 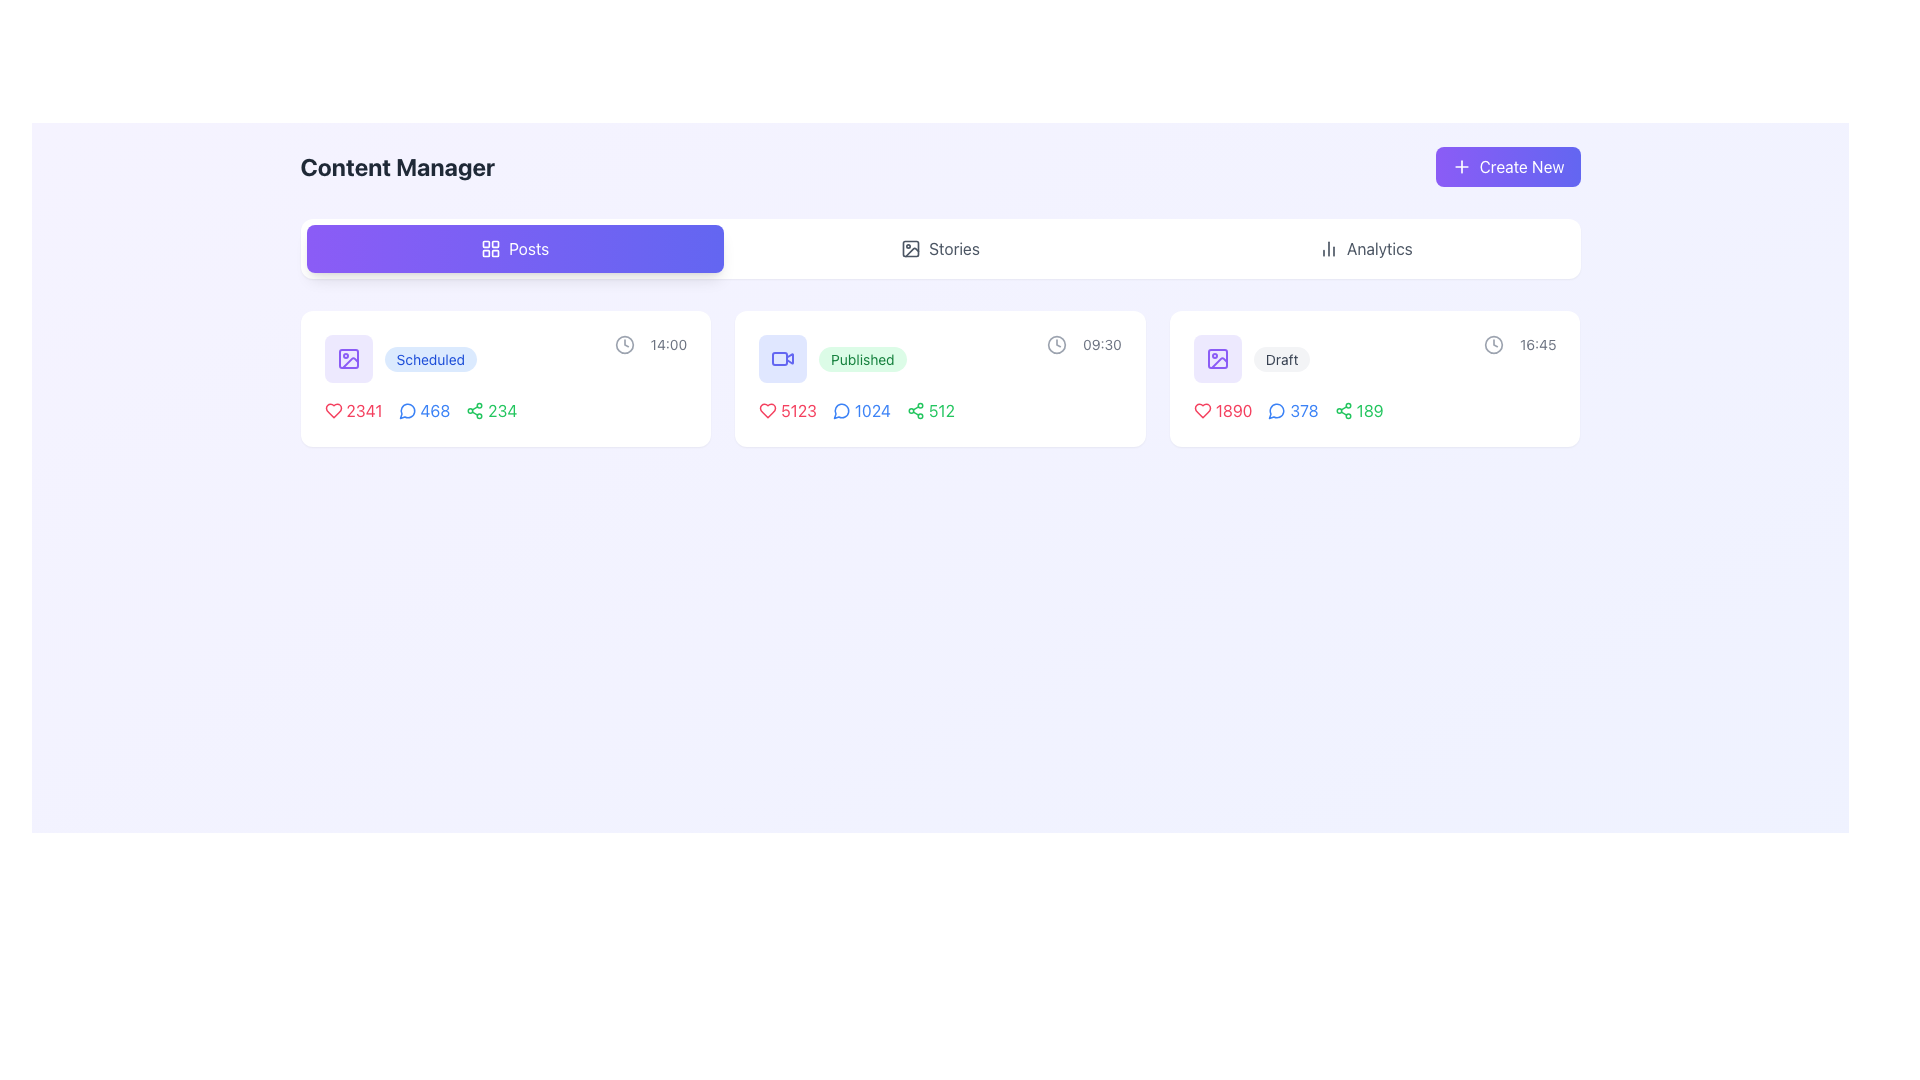 What do you see at coordinates (1328, 248) in the screenshot?
I see `the chart icon within the 'Analytics' button located on the right side of the main navigation bar` at bounding box center [1328, 248].